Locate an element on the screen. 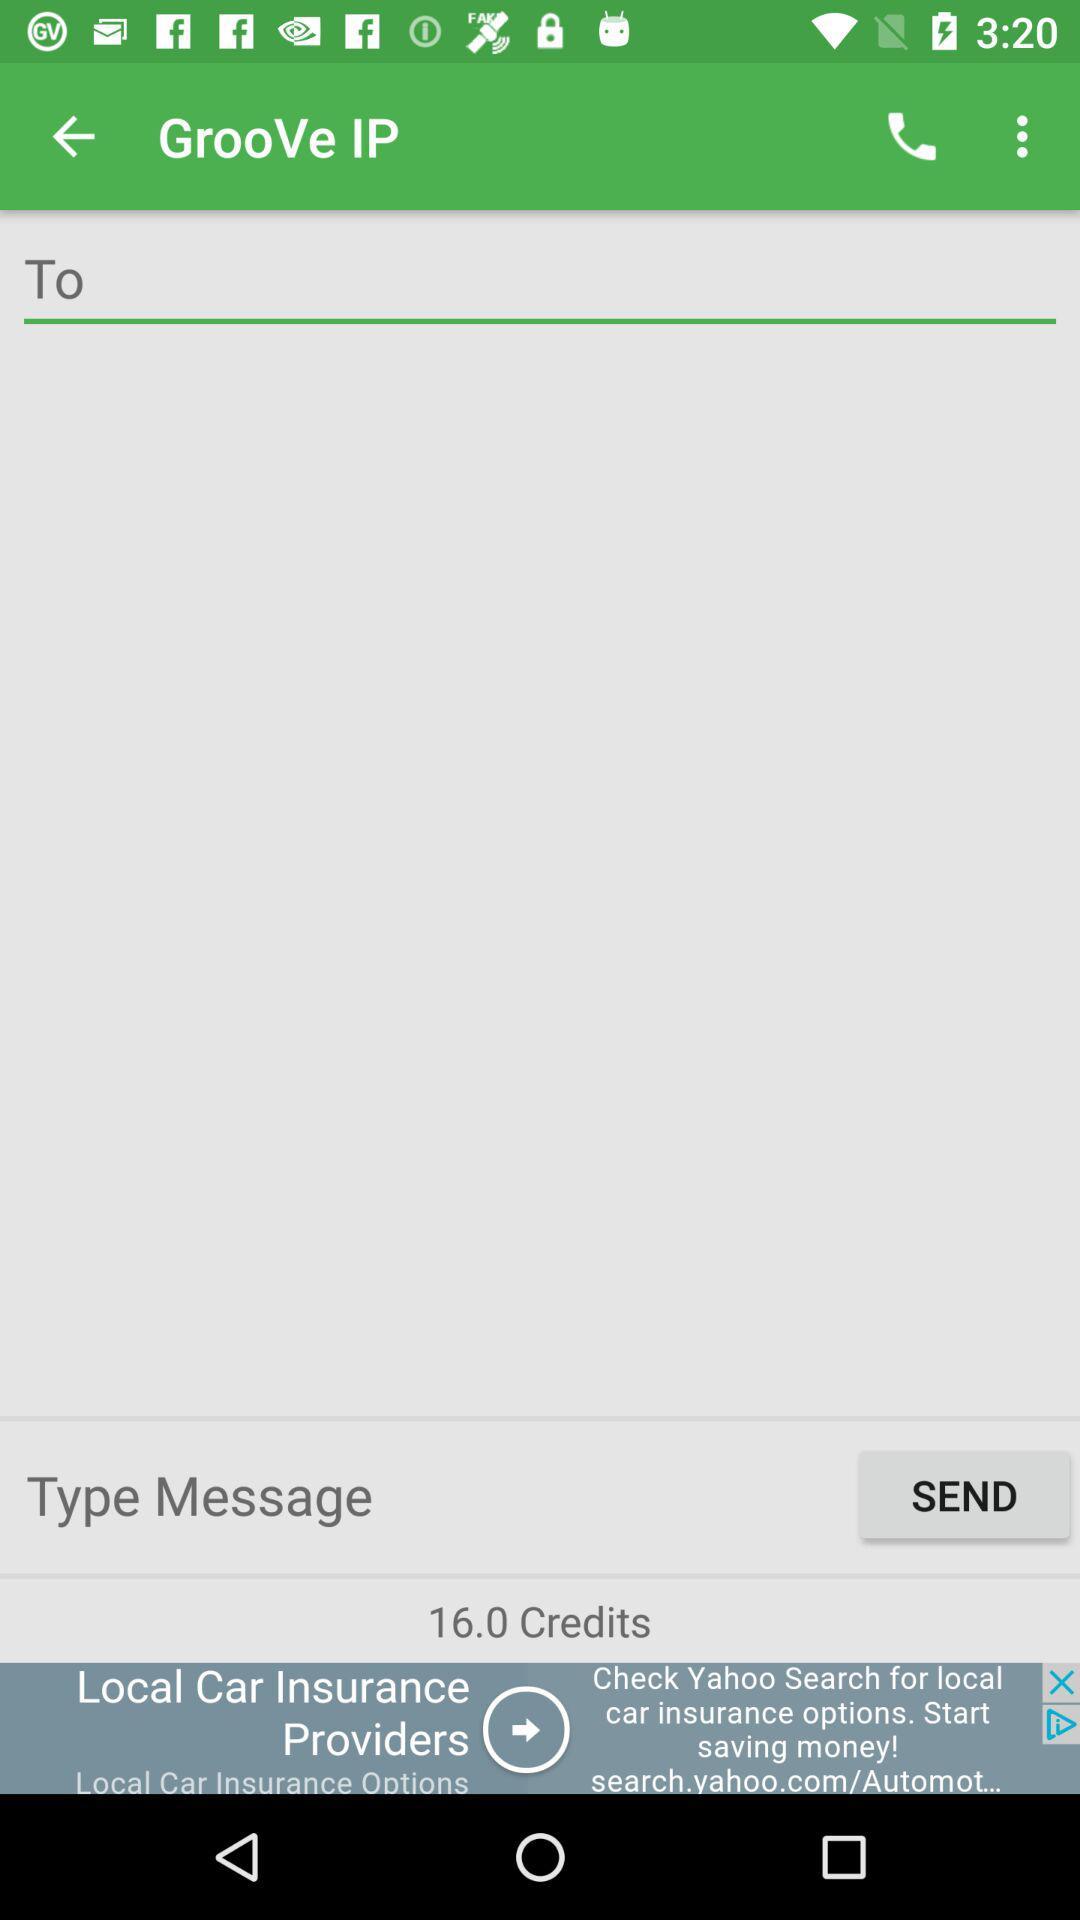 Image resolution: width=1080 pixels, height=1920 pixels. recipient phone number is located at coordinates (540, 281).